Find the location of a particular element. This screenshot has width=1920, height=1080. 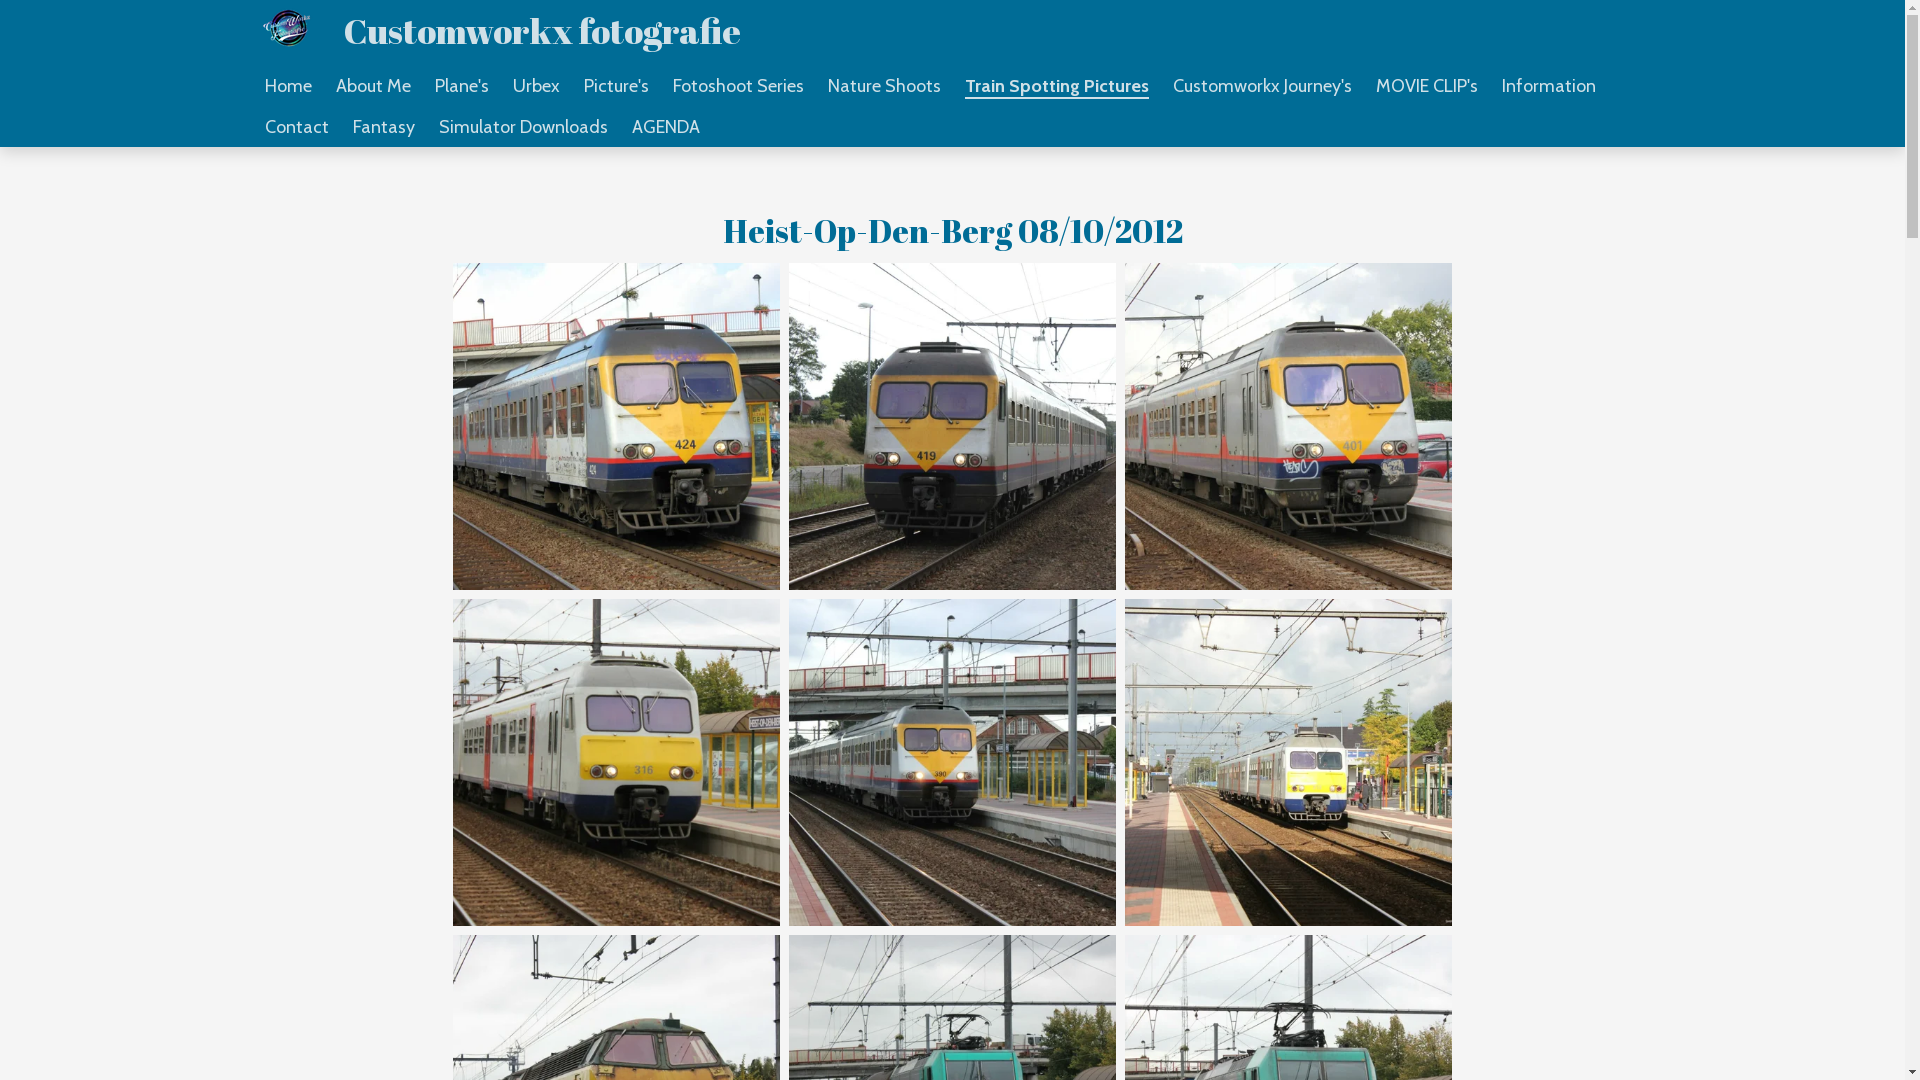

'Picture's' is located at coordinates (615, 84).